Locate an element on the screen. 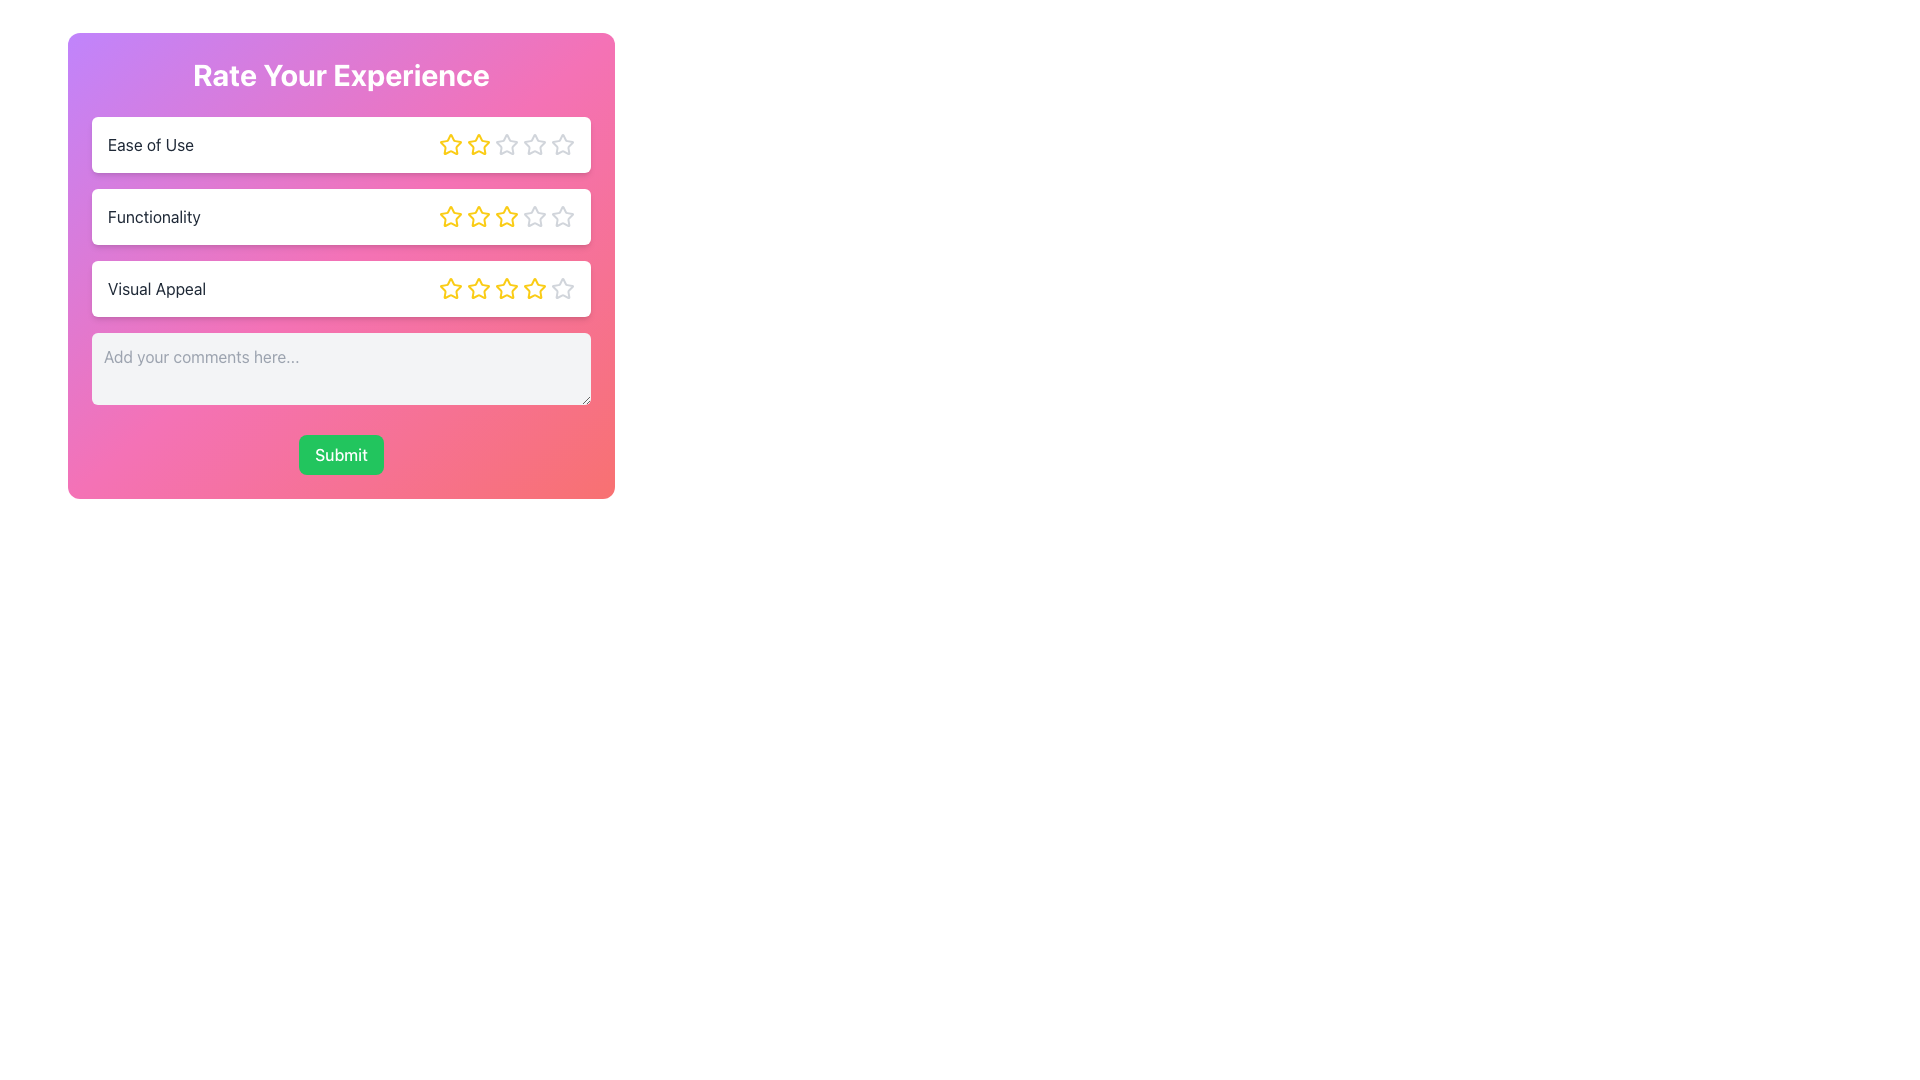  the text label 'Functionality' is located at coordinates (153, 216).